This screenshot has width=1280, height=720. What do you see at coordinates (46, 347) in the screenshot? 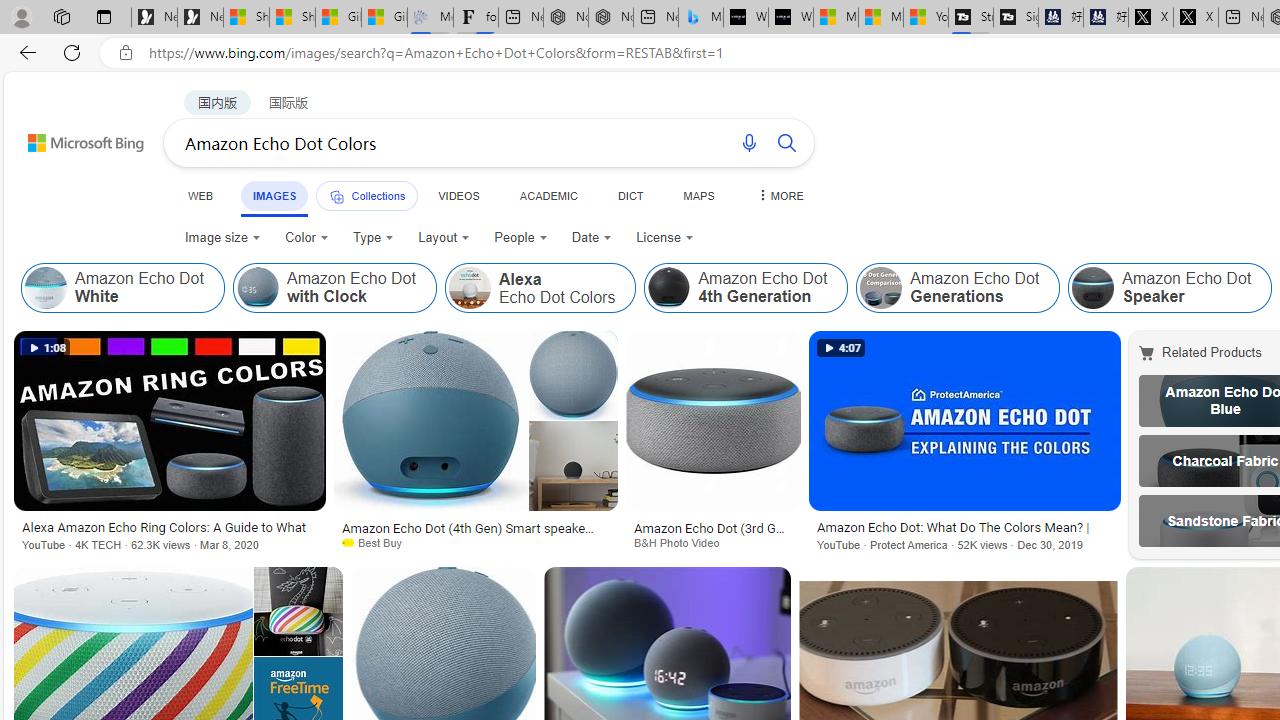
I see `'1:08'` at bounding box center [46, 347].